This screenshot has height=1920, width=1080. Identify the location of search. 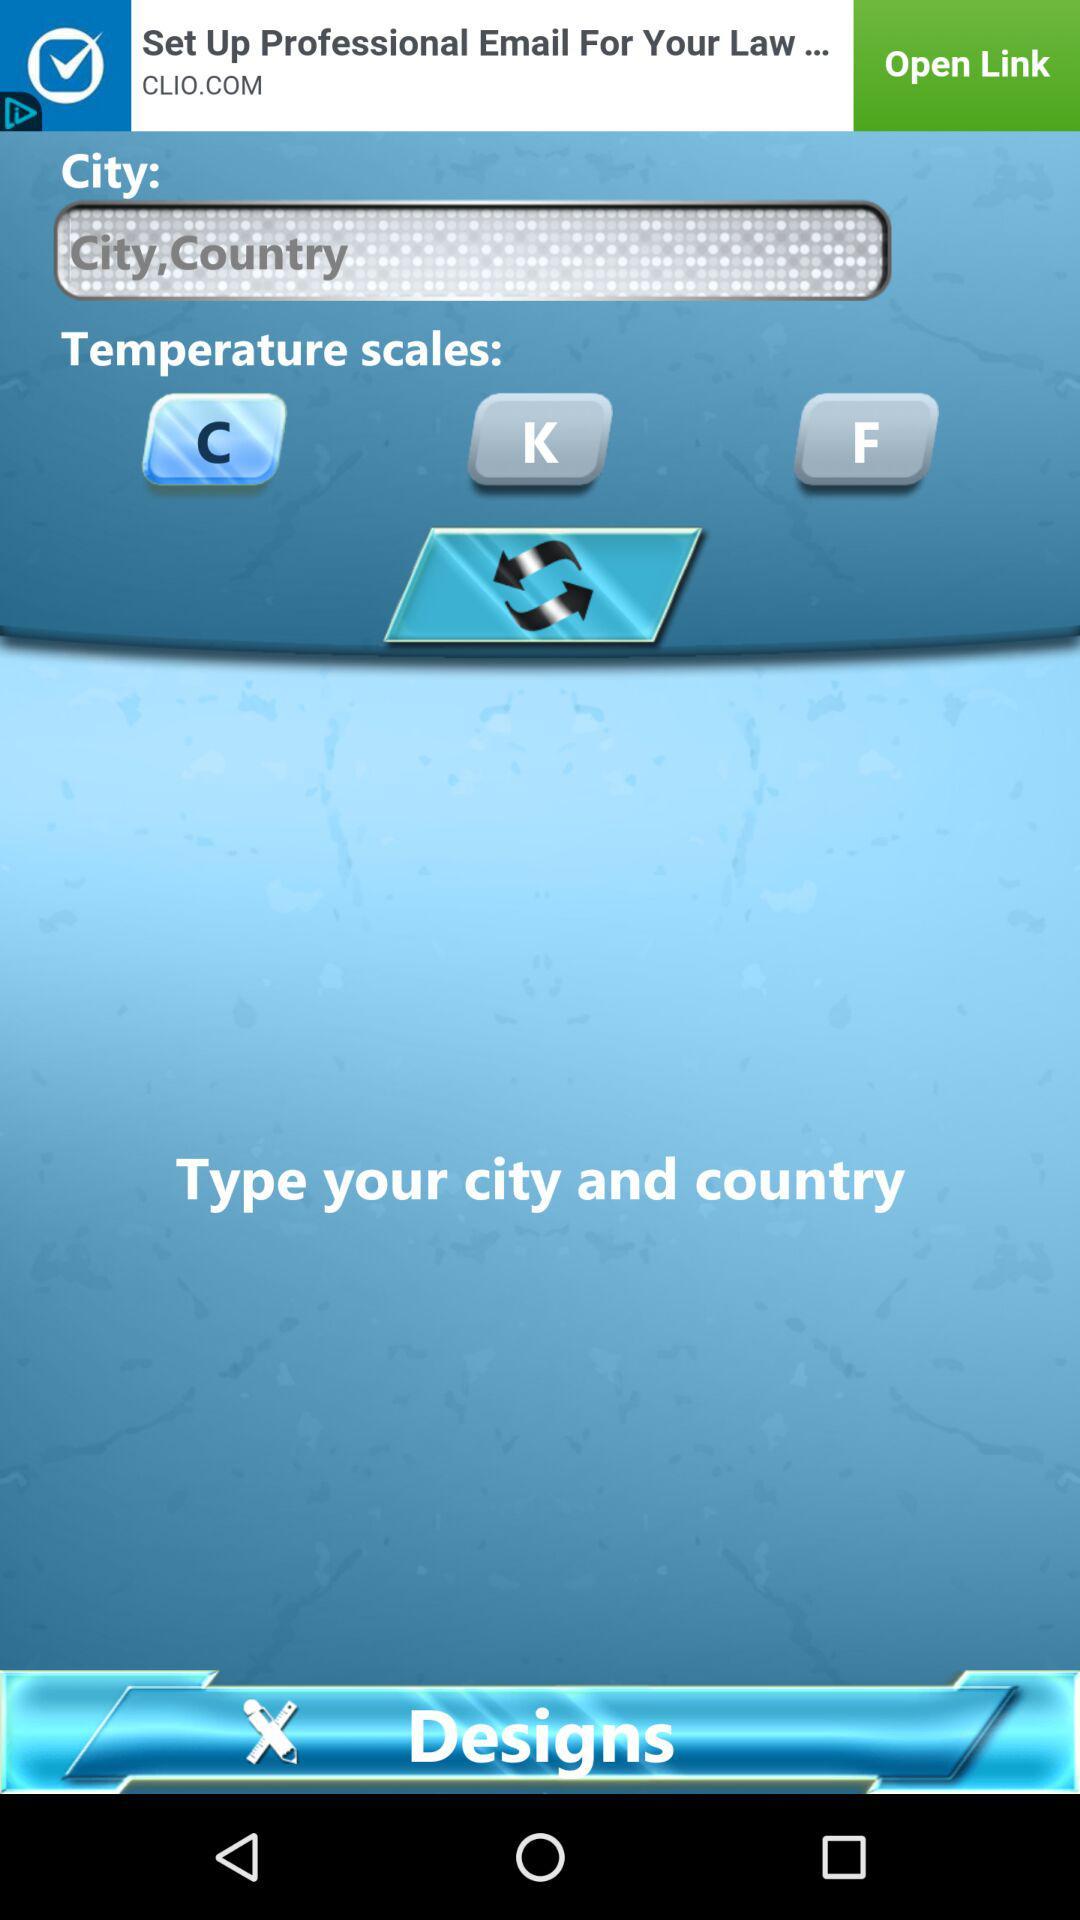
(472, 249).